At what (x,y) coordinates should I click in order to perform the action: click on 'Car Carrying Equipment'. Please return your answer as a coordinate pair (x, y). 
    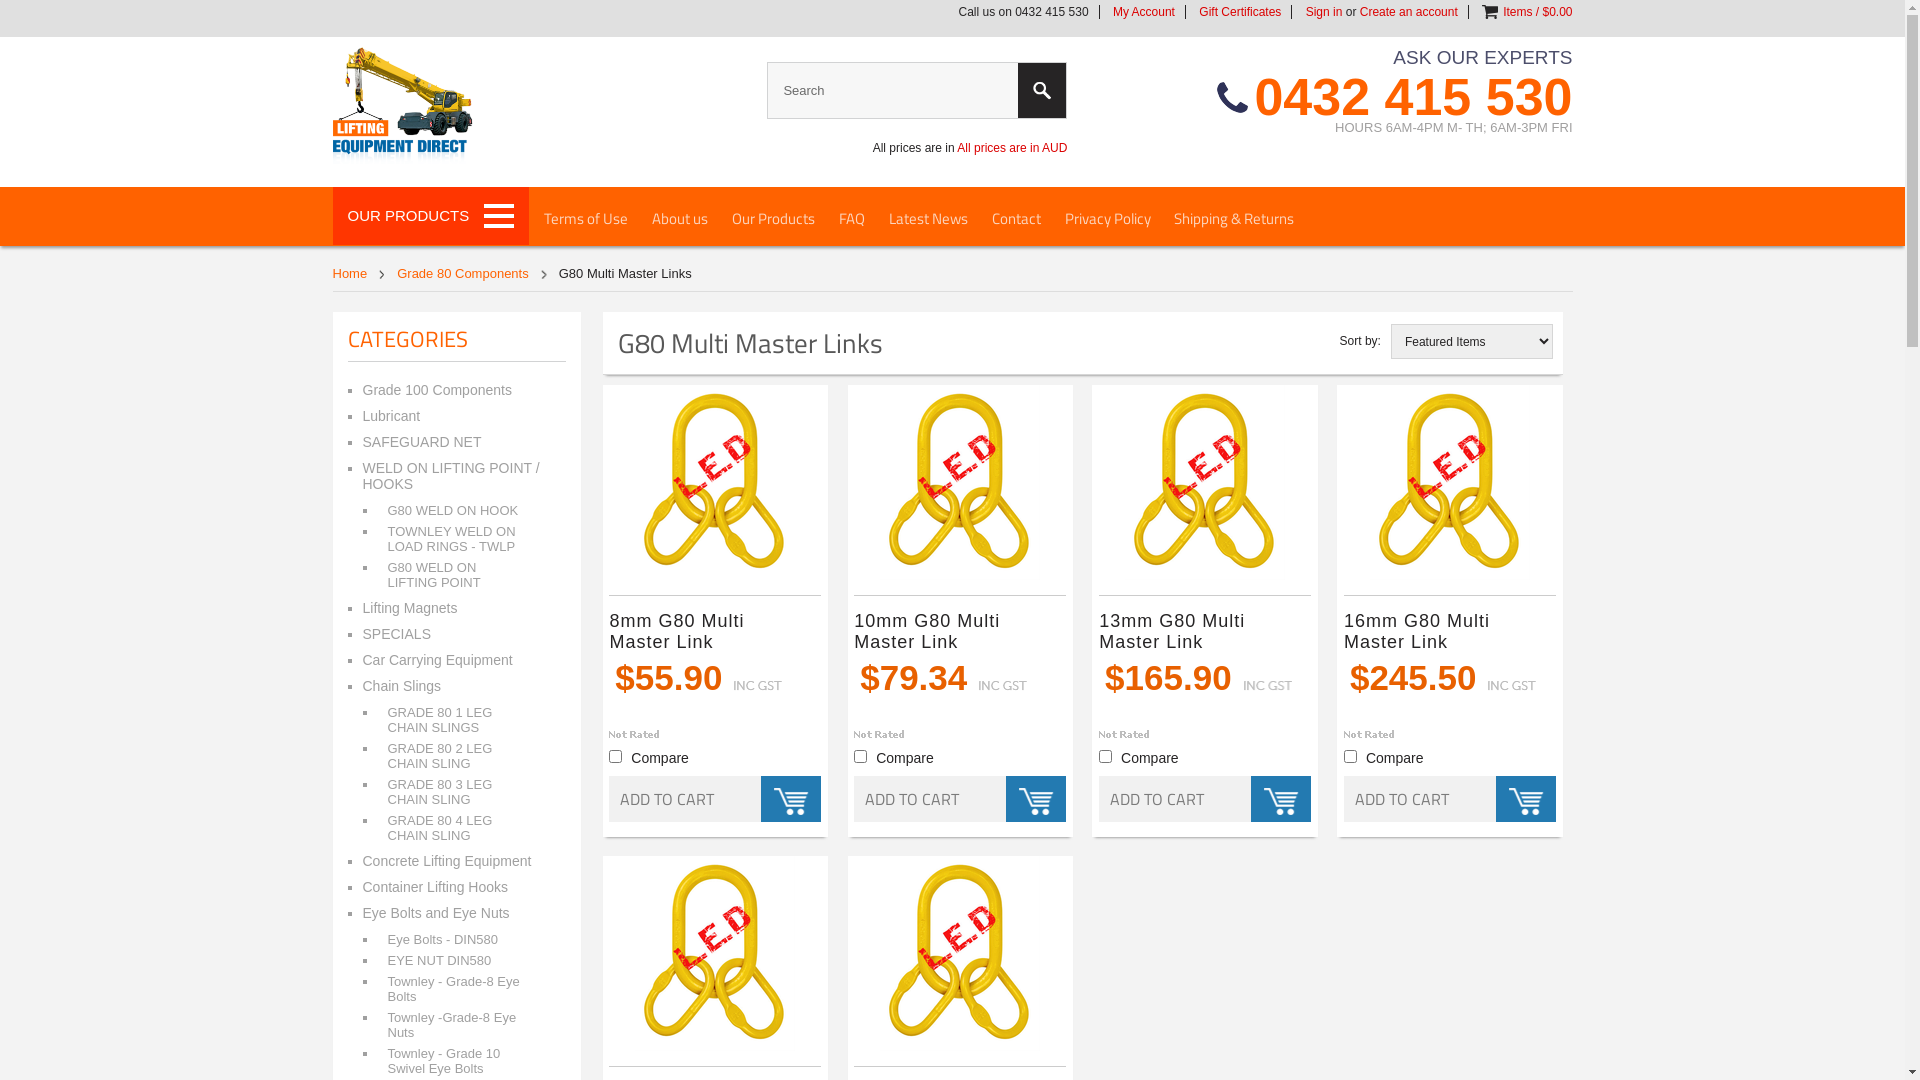
    Looking at the image, I should click on (452, 659).